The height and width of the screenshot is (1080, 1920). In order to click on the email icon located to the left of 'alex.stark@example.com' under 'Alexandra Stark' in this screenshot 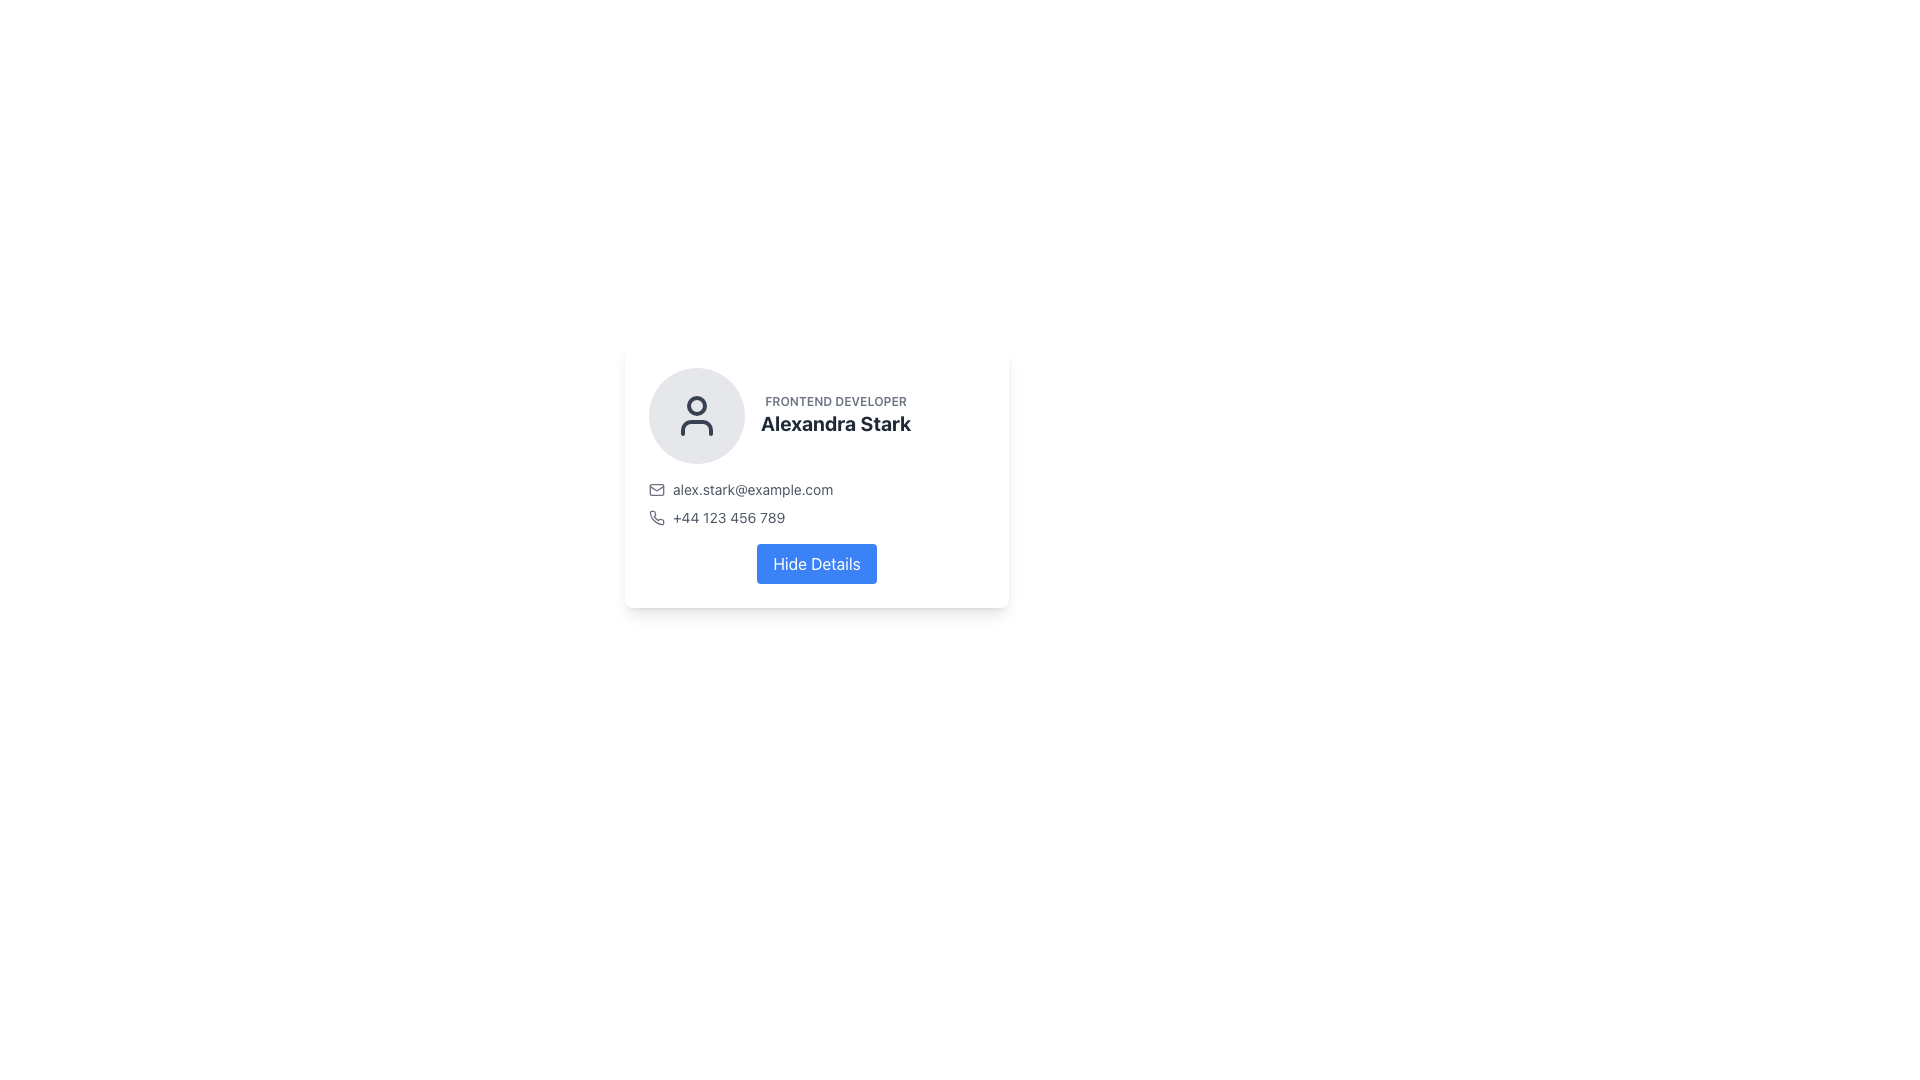, I will do `click(657, 489)`.